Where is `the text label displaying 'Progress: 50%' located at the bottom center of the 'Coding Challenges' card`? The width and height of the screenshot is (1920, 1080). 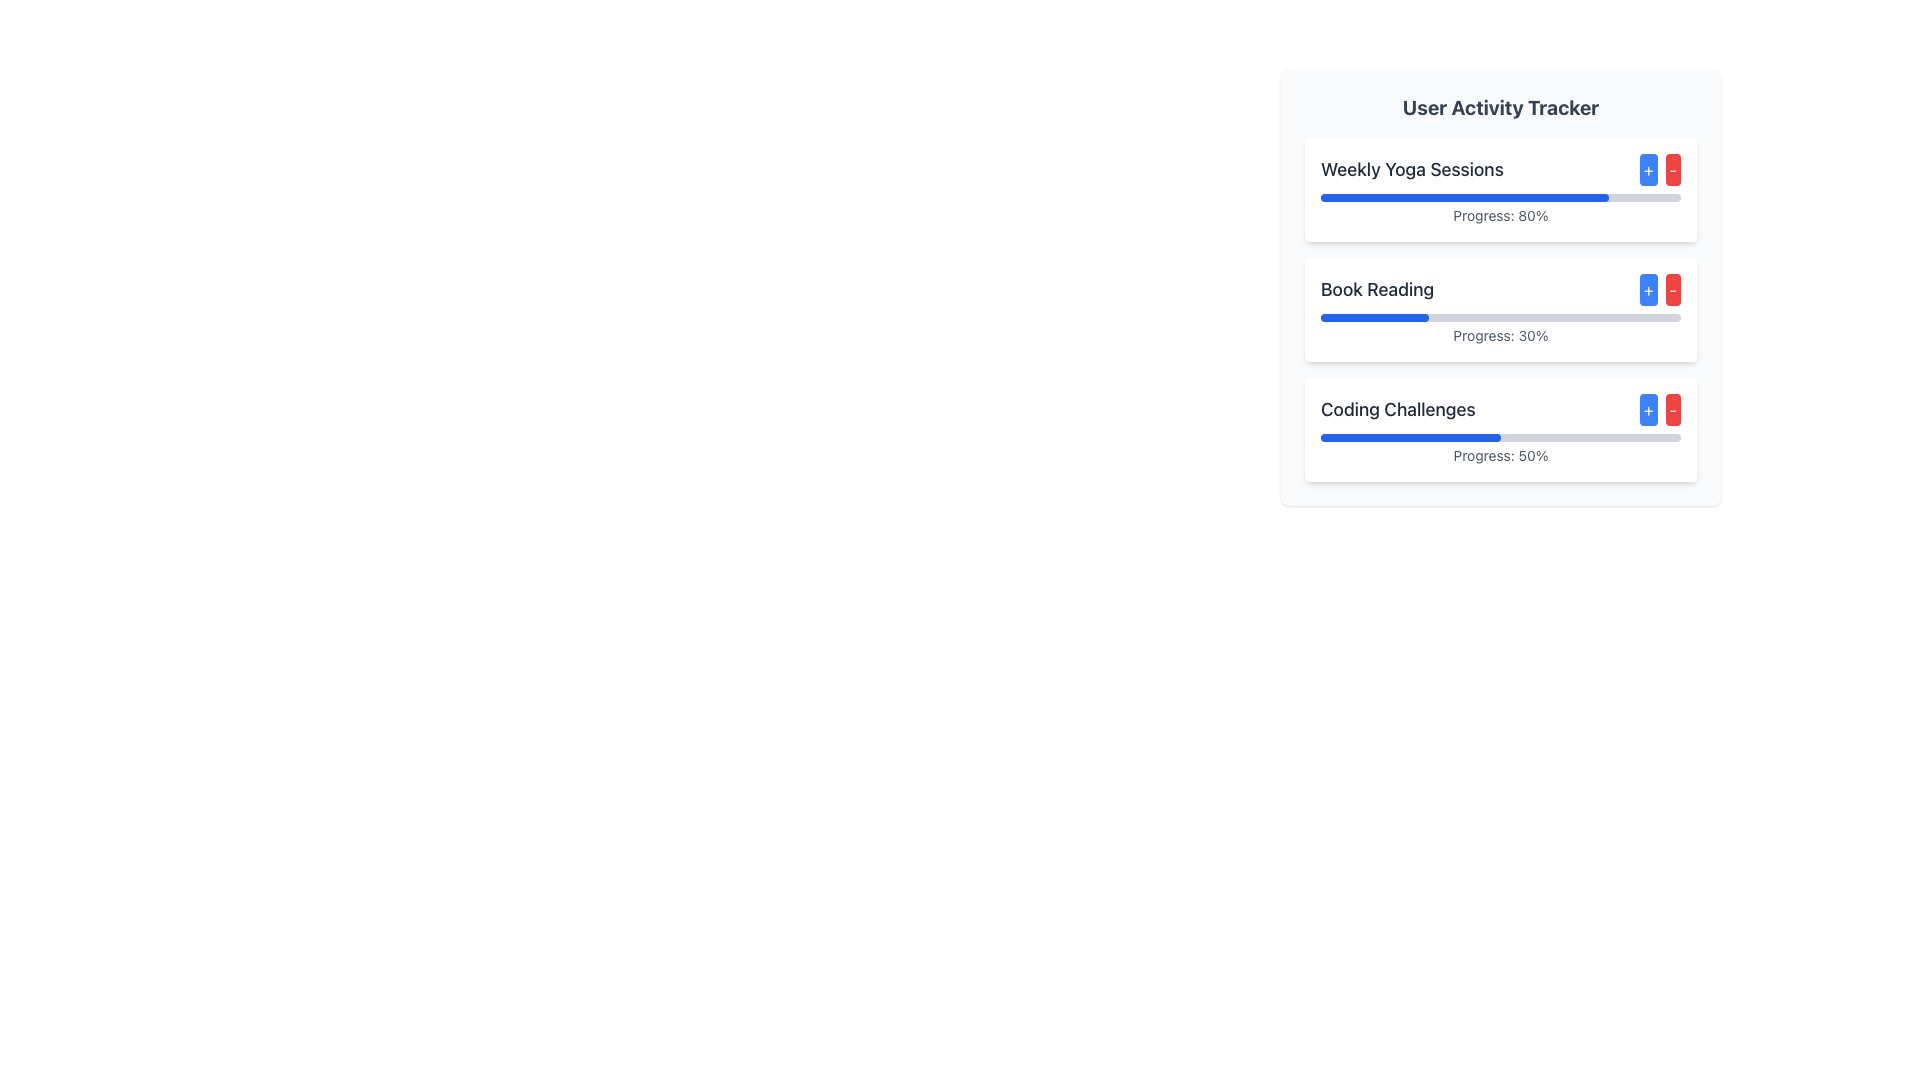 the text label displaying 'Progress: 50%' located at the bottom center of the 'Coding Challenges' card is located at coordinates (1501, 455).